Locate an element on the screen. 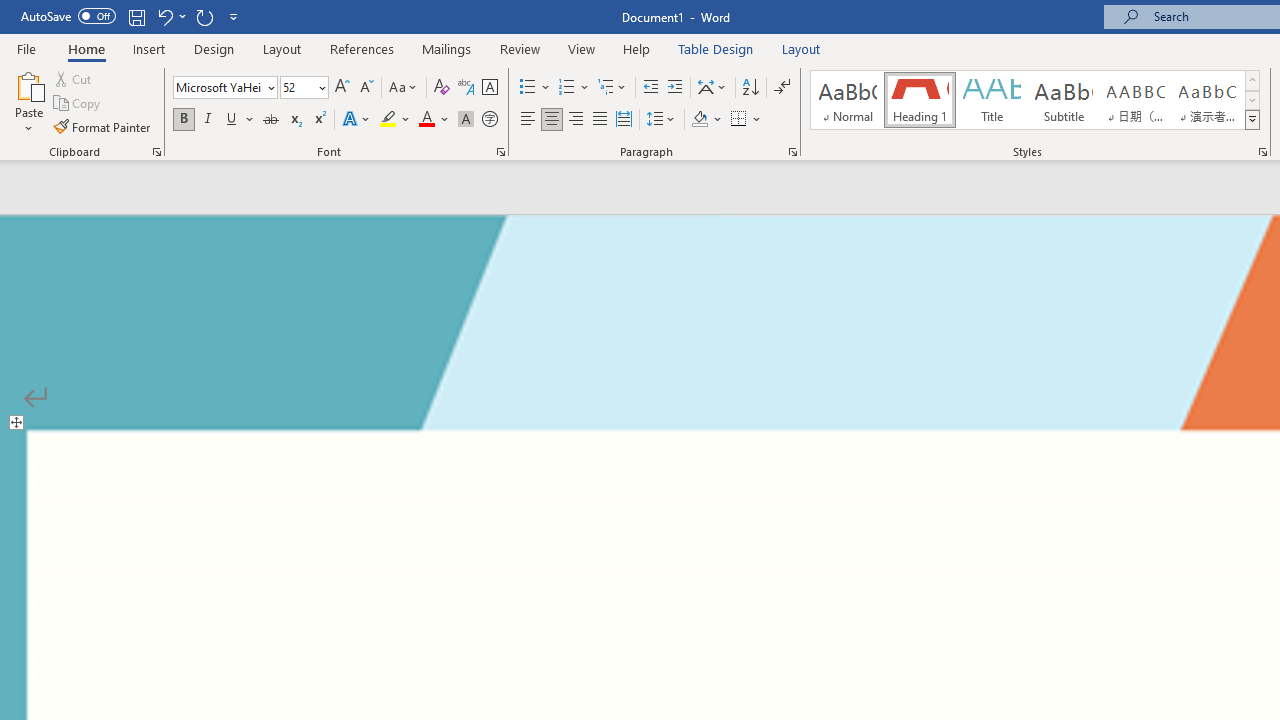  'Phonetic Guide...' is located at coordinates (464, 86).